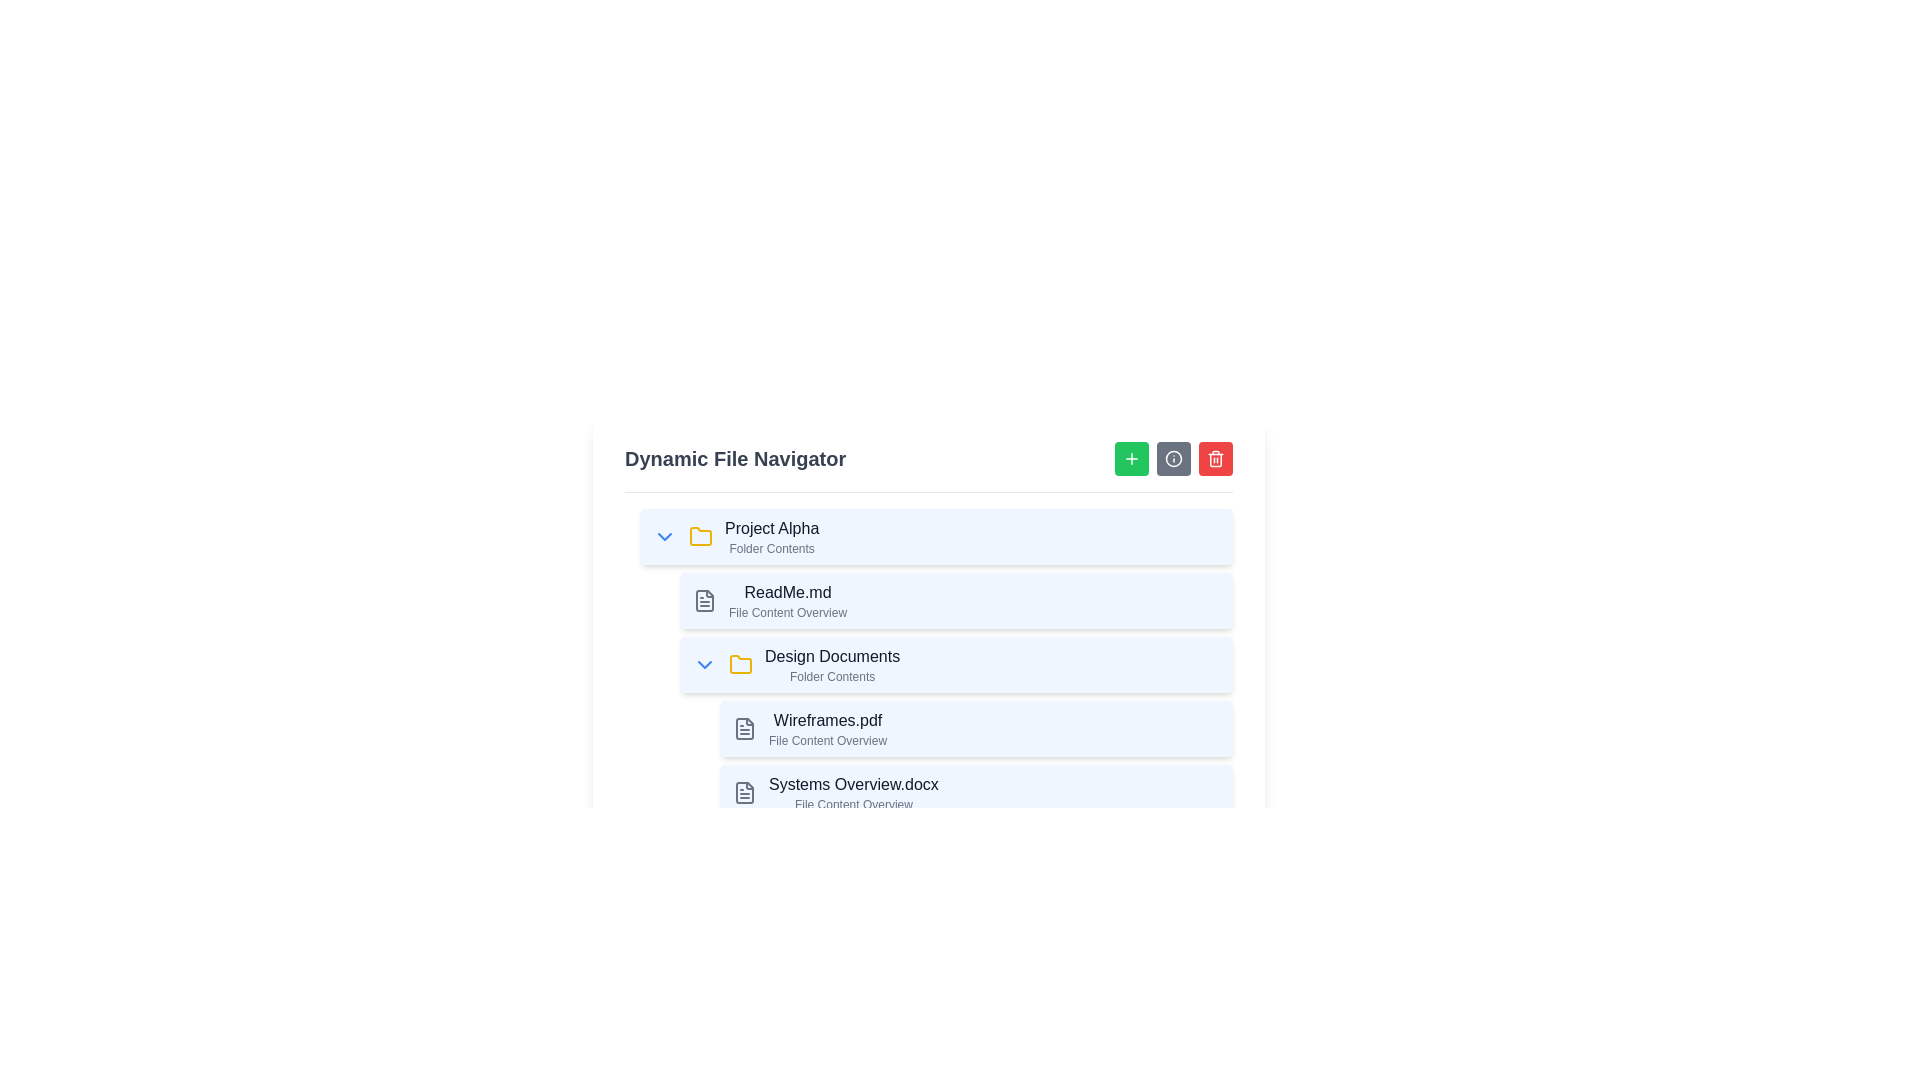 The width and height of the screenshot is (1920, 1080). What do you see at coordinates (1214, 459) in the screenshot?
I see `the red delete button with a white trash can icon` at bounding box center [1214, 459].